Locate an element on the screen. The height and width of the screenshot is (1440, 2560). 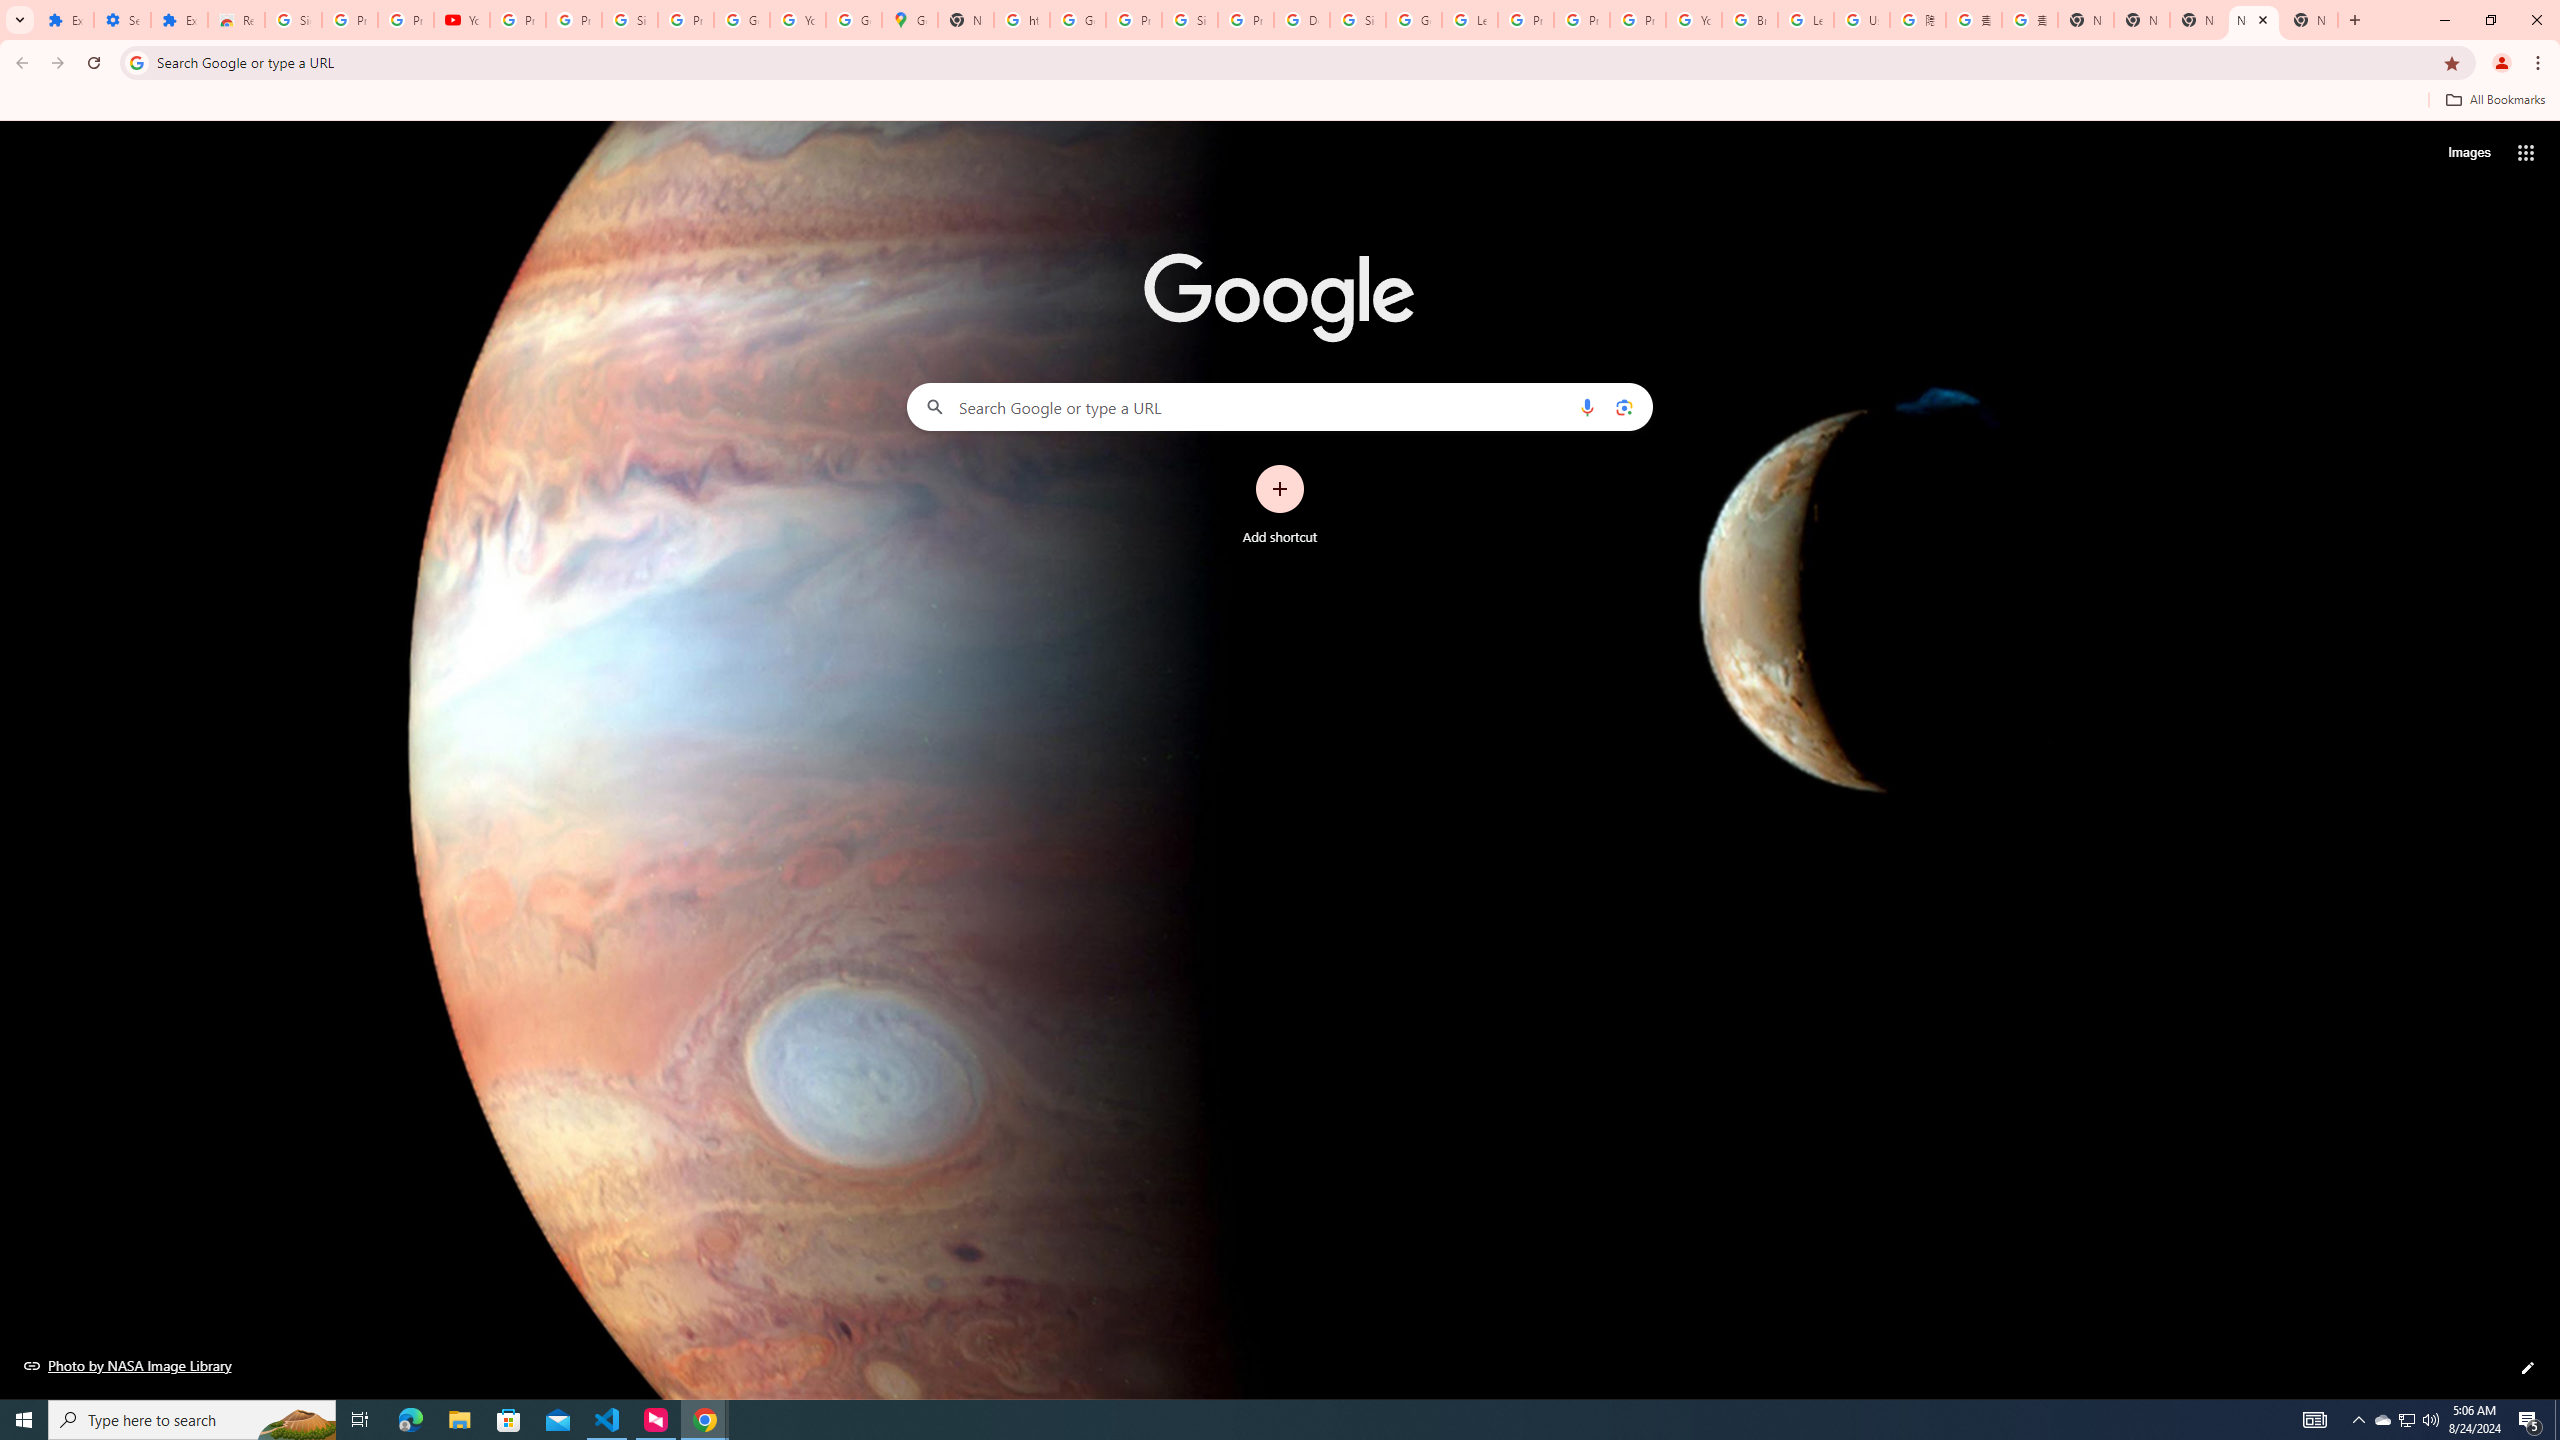
'Google Account' is located at coordinates (741, 19).